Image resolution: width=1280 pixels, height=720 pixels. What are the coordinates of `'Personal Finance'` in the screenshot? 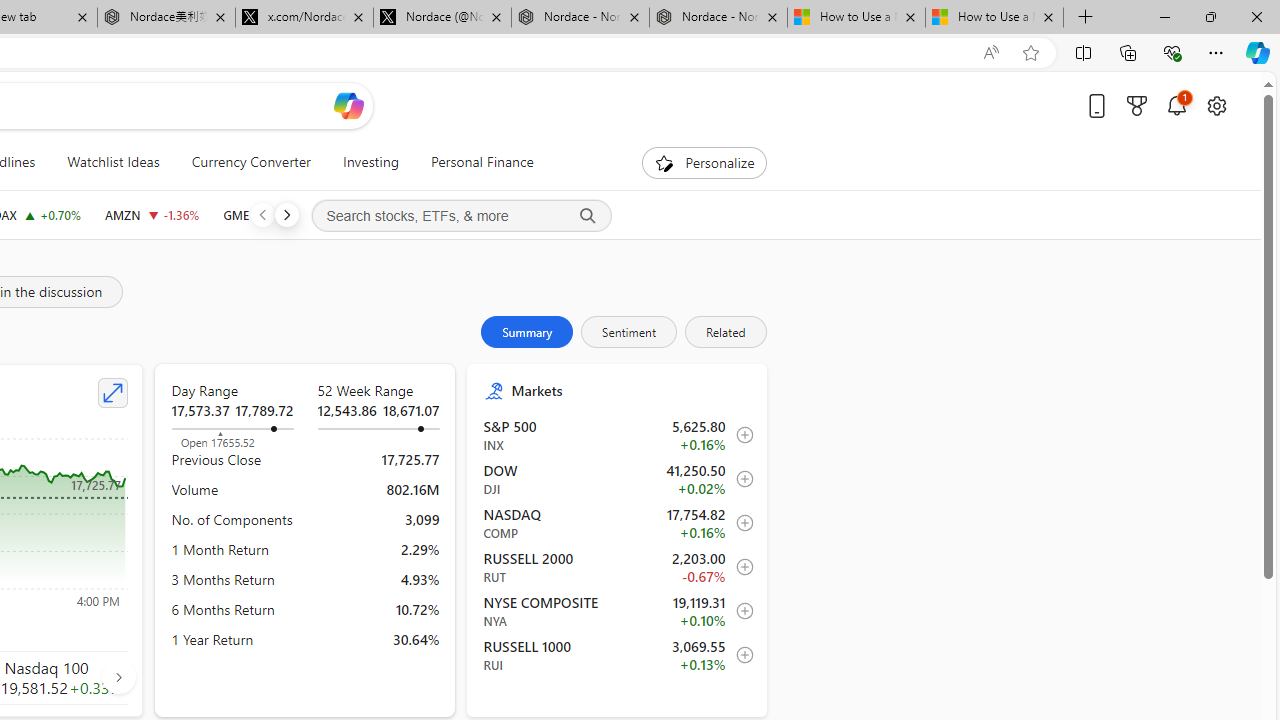 It's located at (481, 162).